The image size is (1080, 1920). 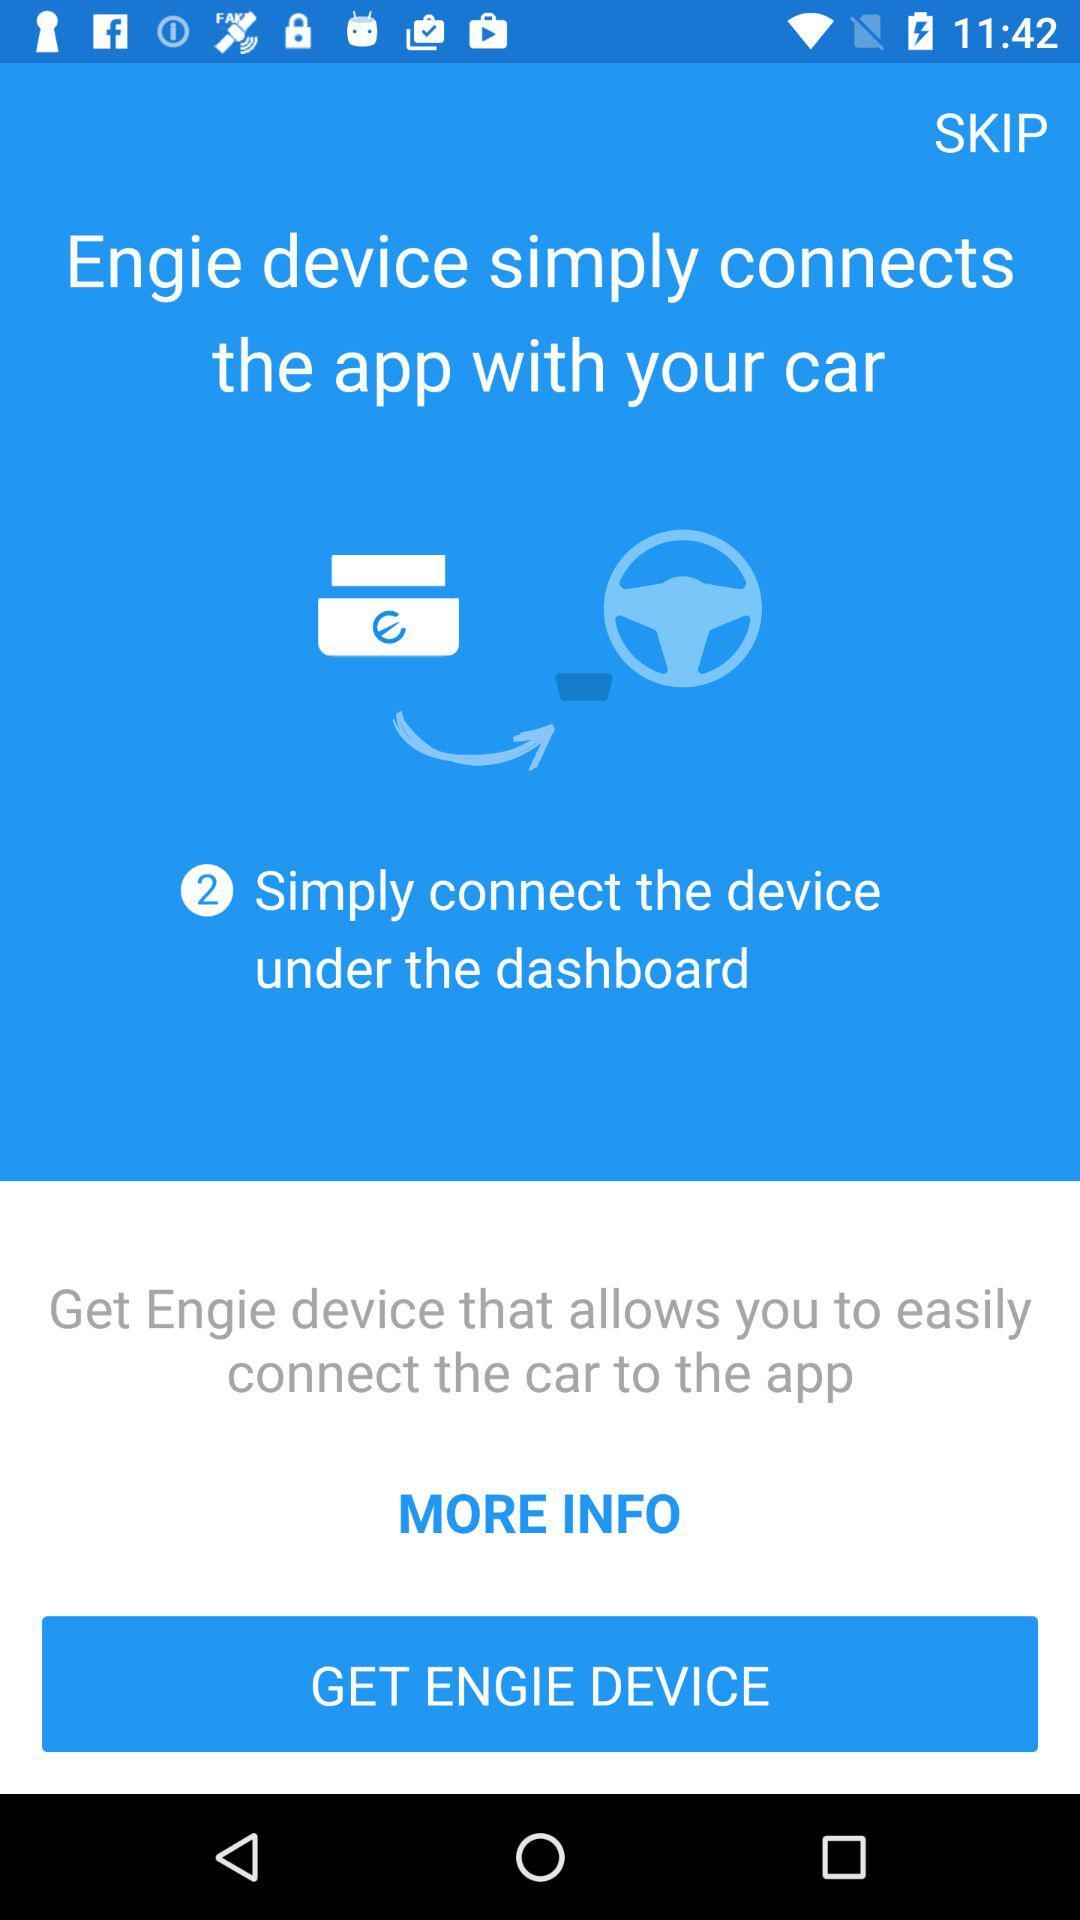 I want to click on more info item, so click(x=538, y=1511).